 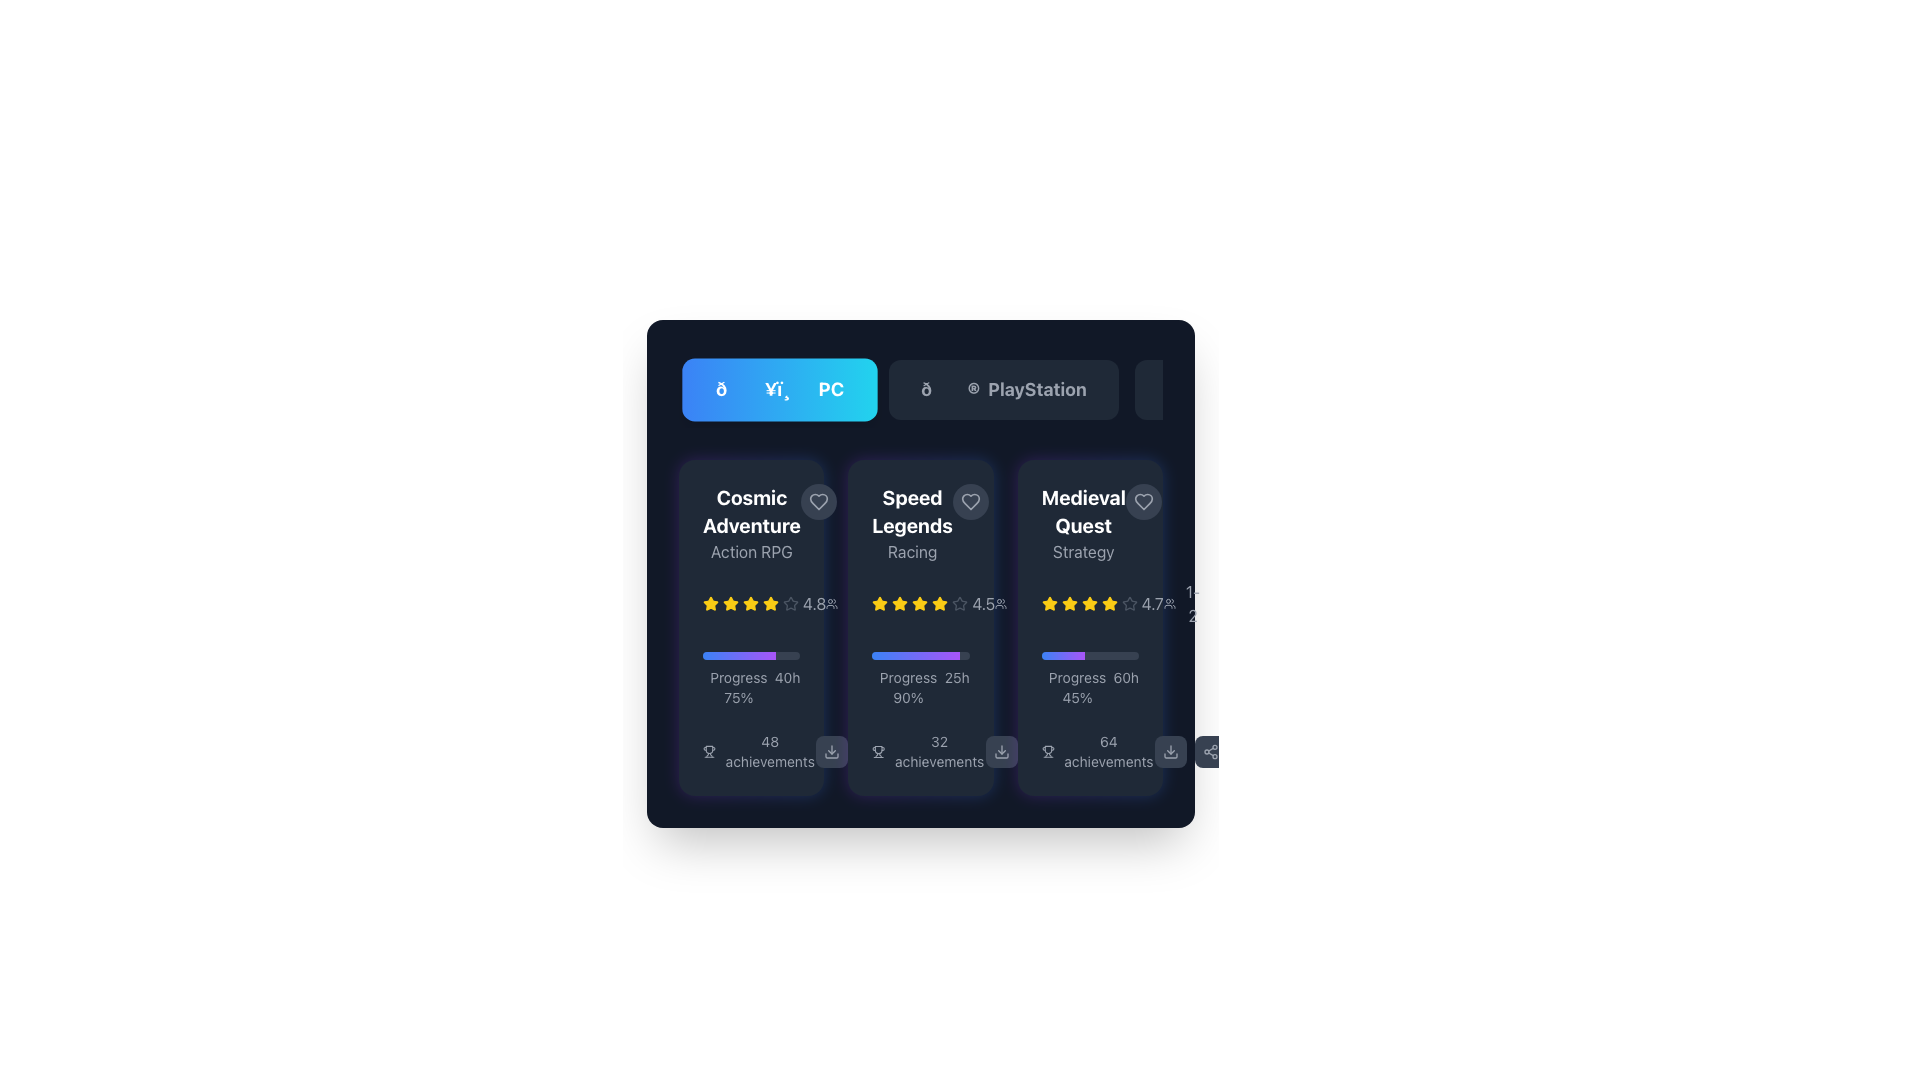 I want to click on the Rating display element that shows a score of '4.8' out of 5, located below the title 'Cosmic Adventure' and above a progress bar, so click(x=763, y=603).